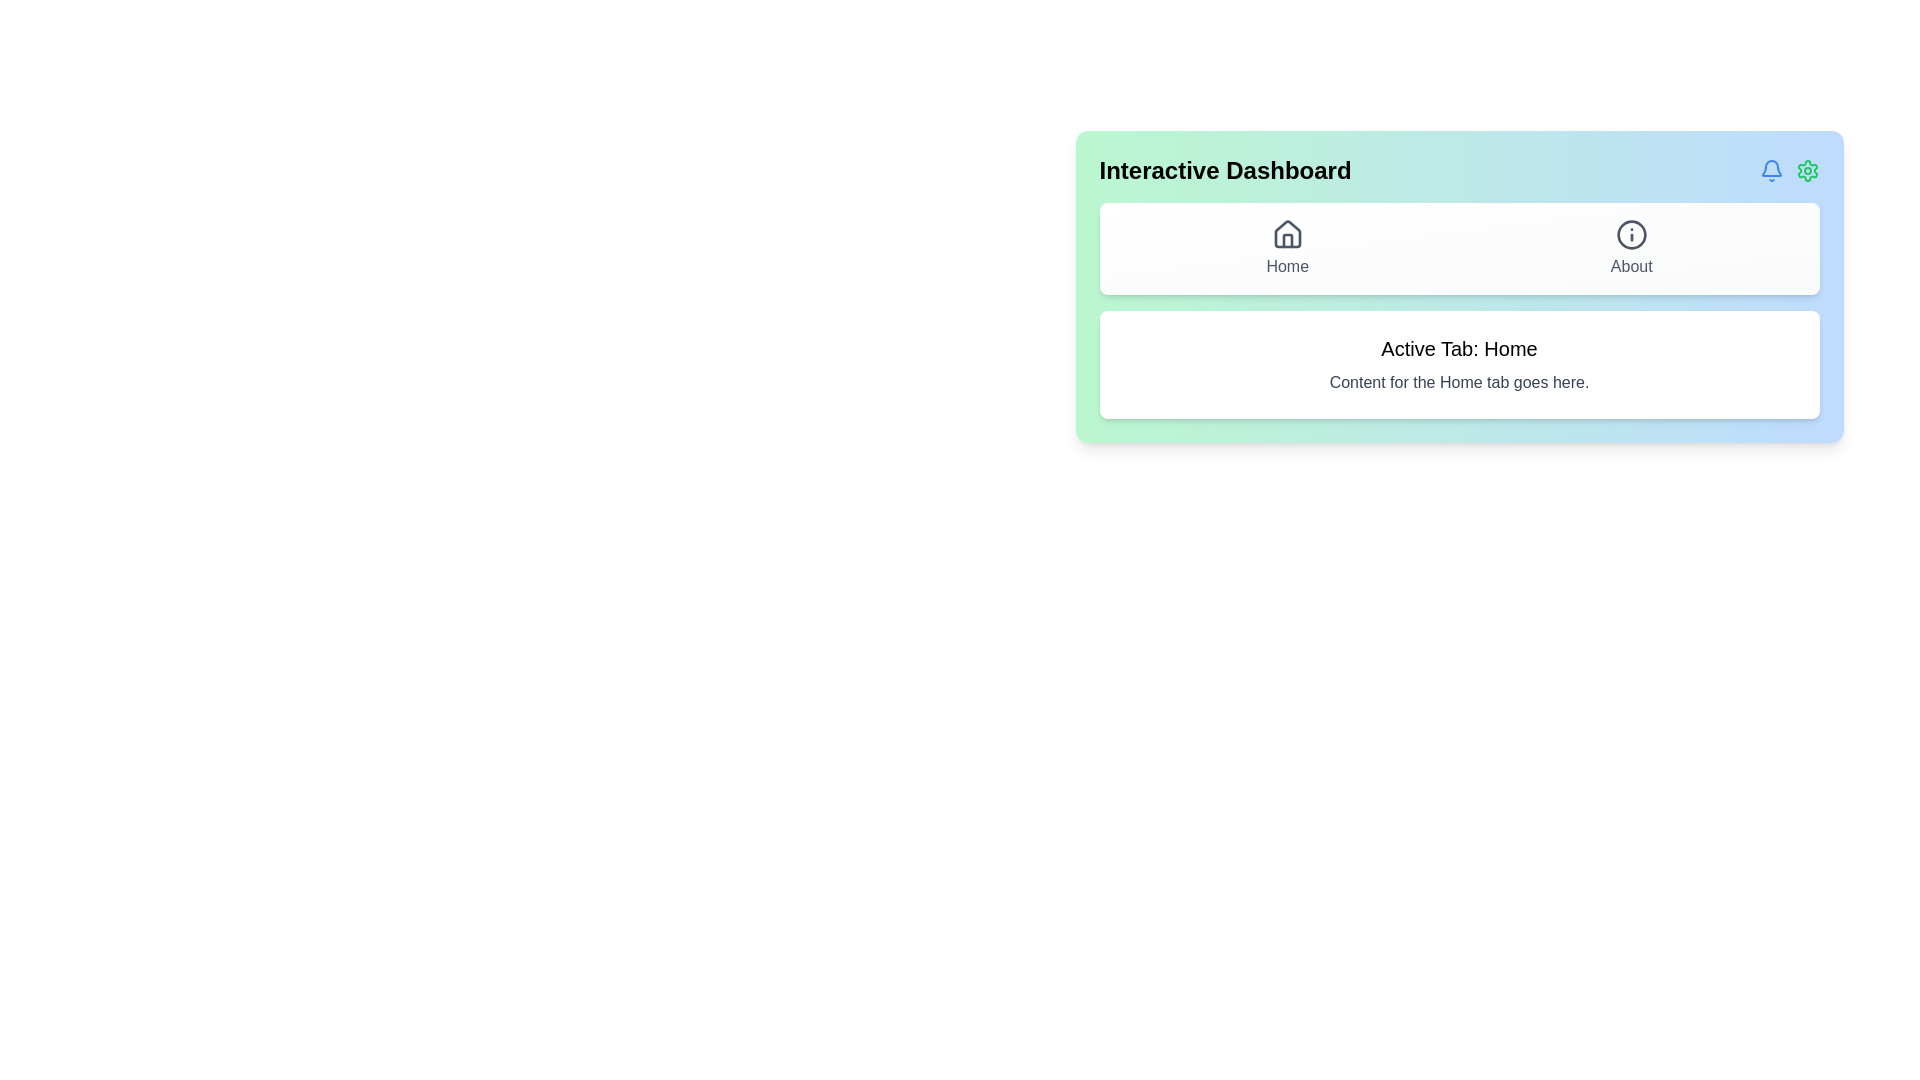 This screenshot has width=1920, height=1080. I want to click on the home icon located in the top navigation bar, so click(1287, 233).